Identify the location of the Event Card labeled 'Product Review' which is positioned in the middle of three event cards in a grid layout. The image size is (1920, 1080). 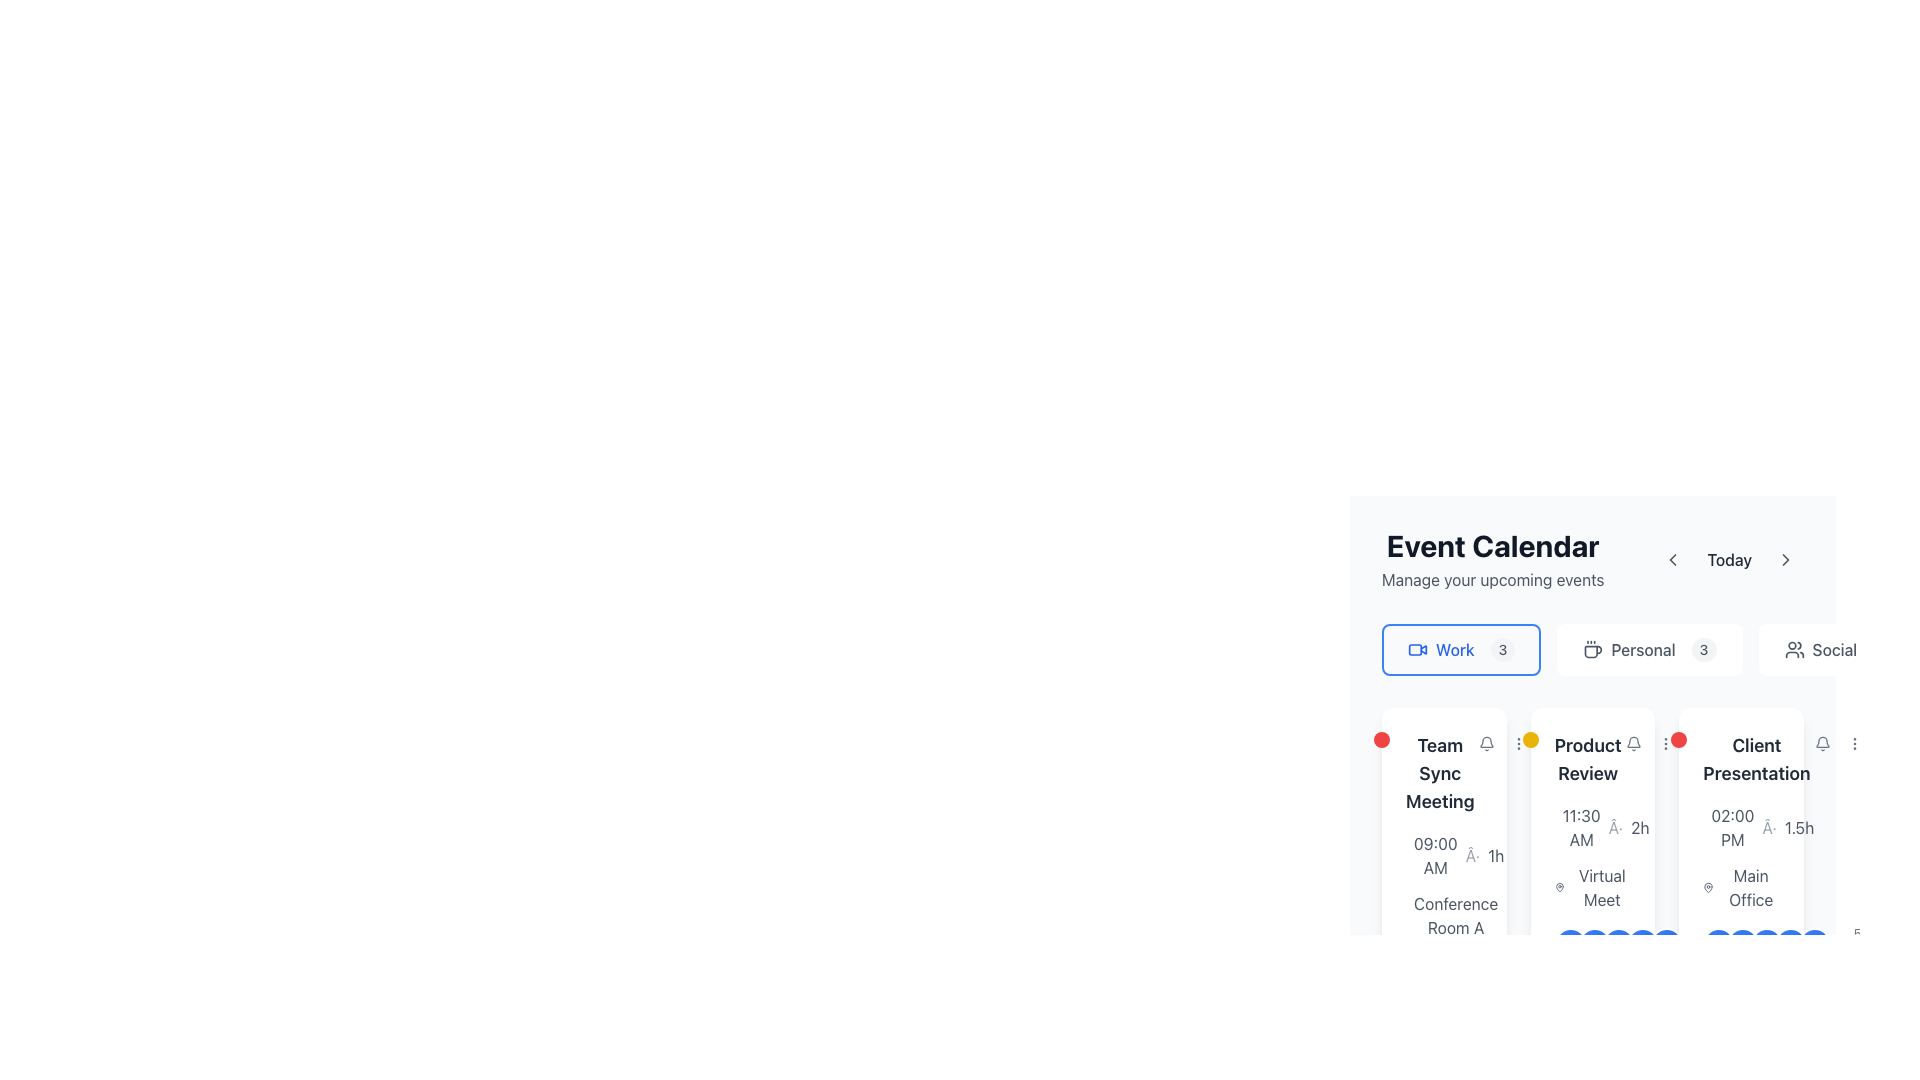
(1592, 701).